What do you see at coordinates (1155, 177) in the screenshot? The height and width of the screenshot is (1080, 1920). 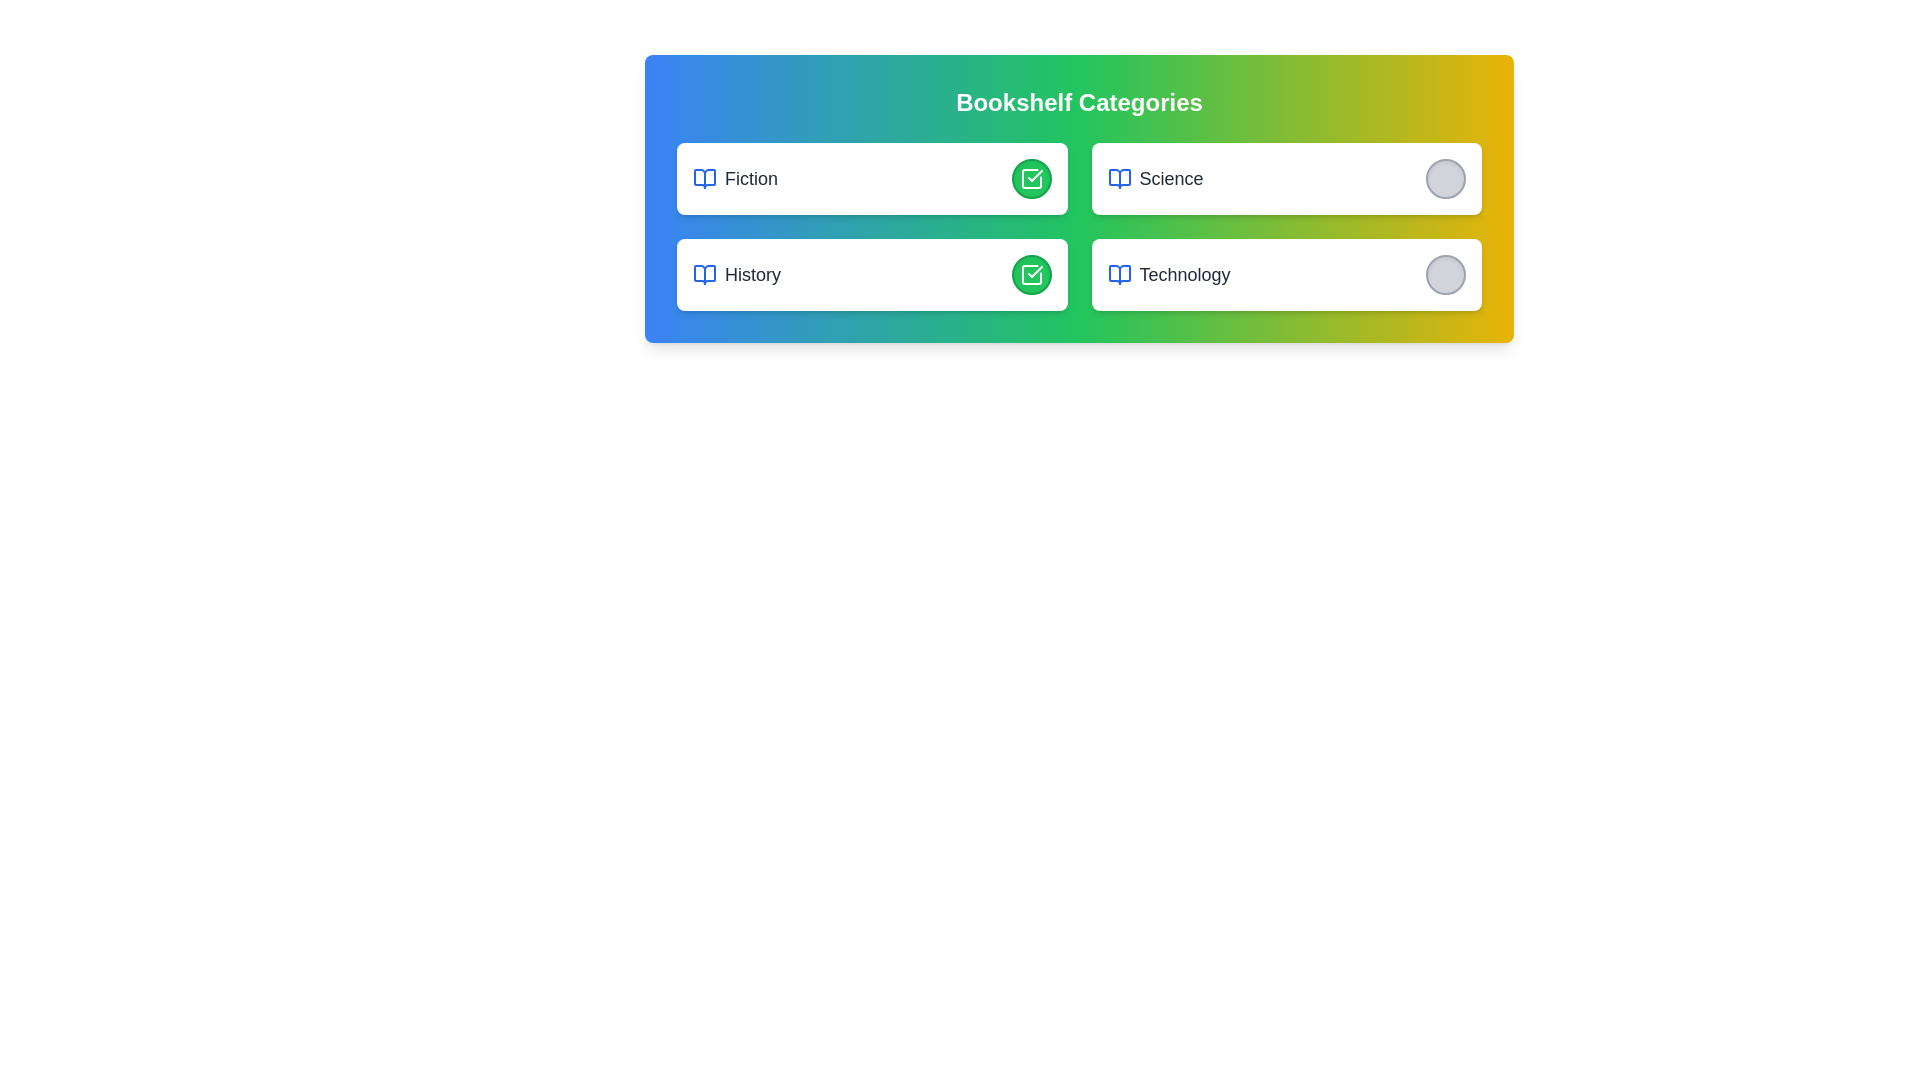 I see `the category name Science from the list` at bounding box center [1155, 177].